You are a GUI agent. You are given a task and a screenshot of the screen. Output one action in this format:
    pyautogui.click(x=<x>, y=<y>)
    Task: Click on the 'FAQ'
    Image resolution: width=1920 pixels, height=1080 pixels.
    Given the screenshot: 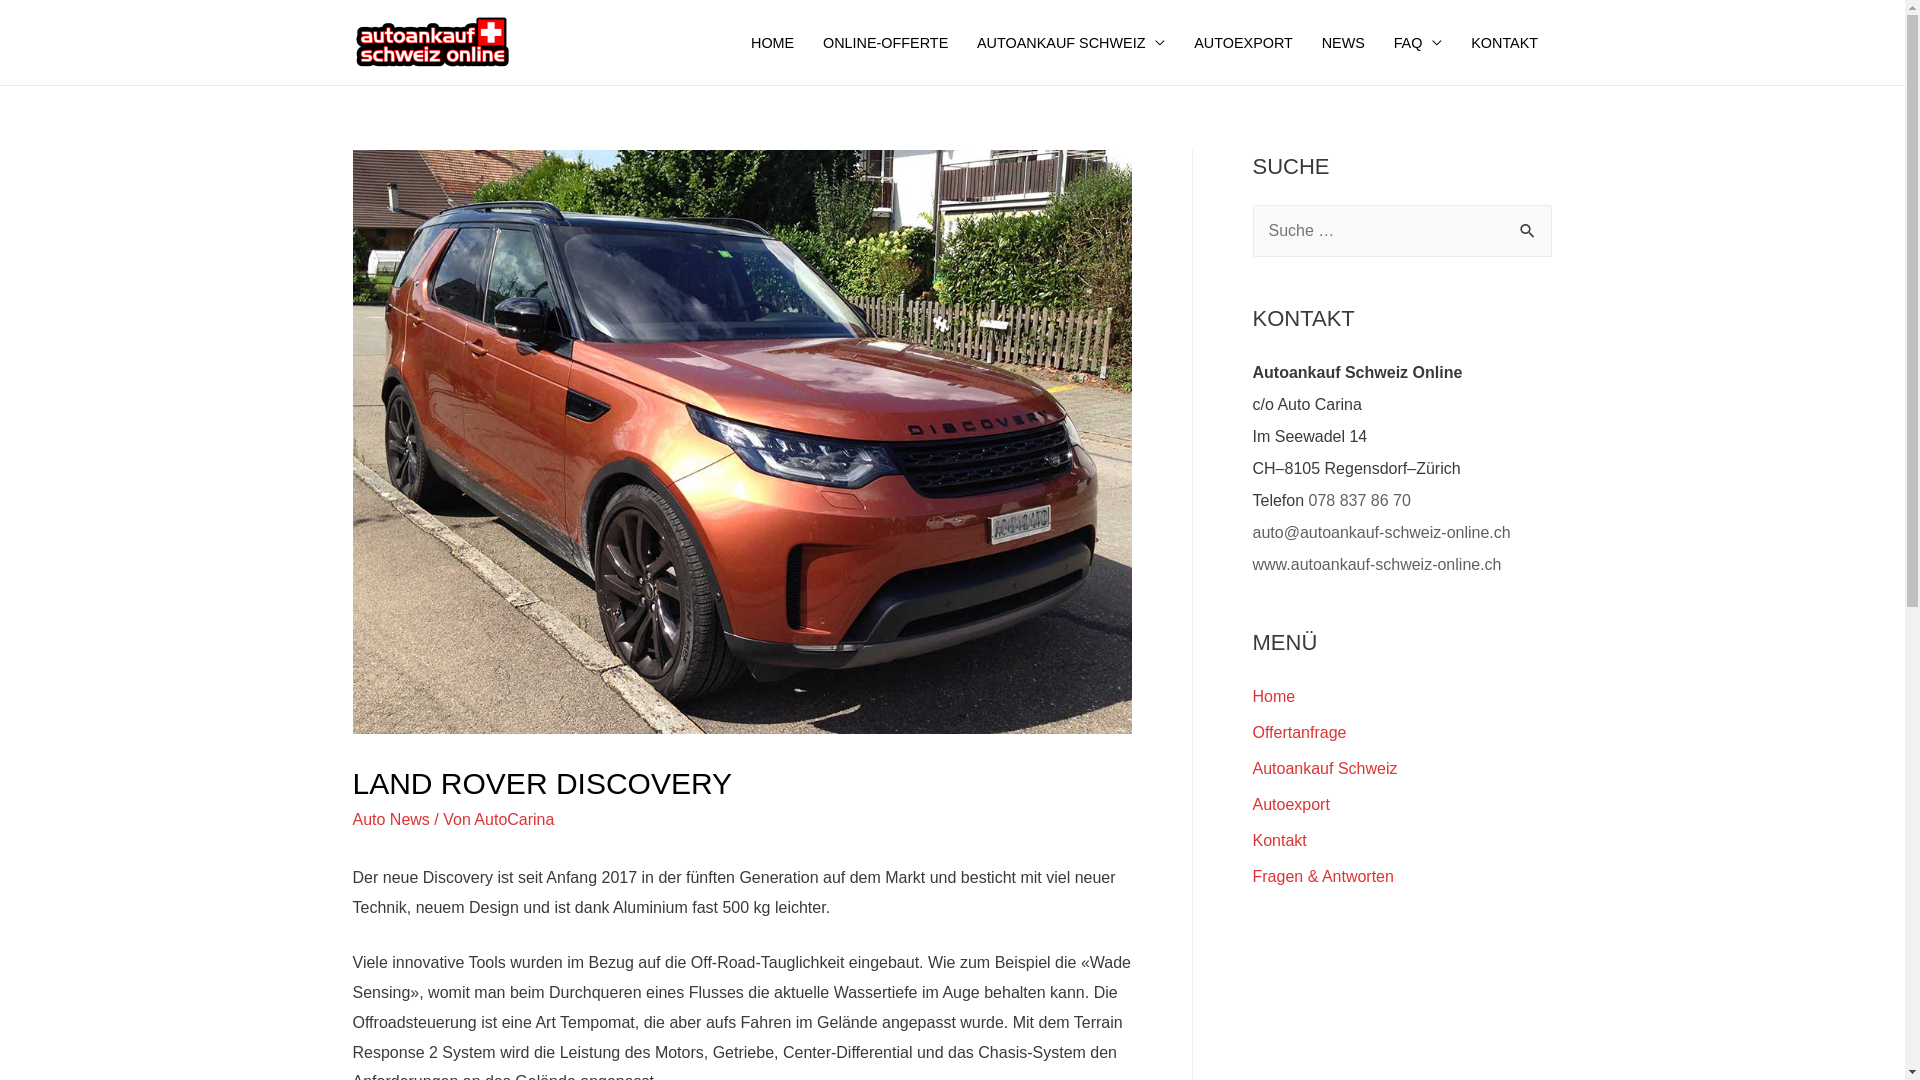 What is the action you would take?
    pyautogui.click(x=1416, y=42)
    